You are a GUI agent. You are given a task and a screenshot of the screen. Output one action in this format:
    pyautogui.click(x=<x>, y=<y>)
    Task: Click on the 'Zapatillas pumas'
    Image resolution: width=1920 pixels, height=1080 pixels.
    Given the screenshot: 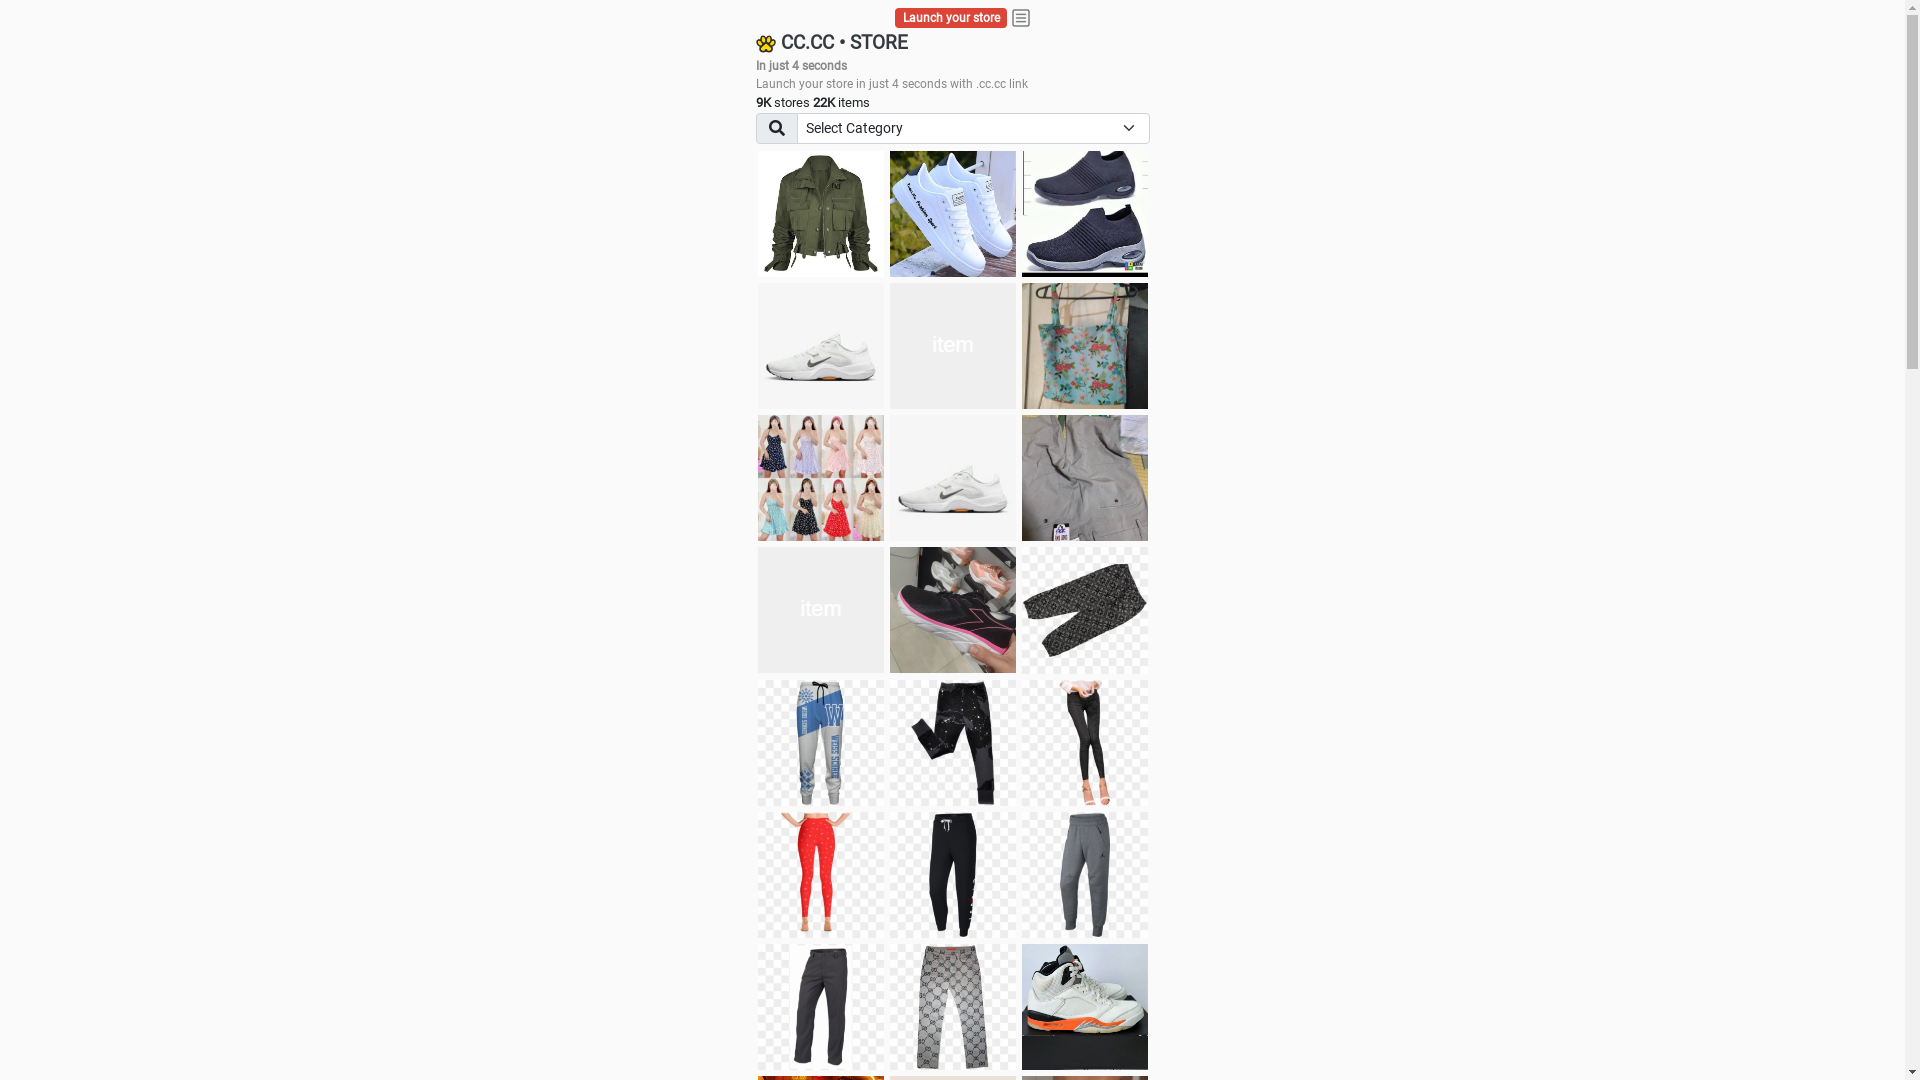 What is the action you would take?
    pyautogui.click(x=757, y=608)
    